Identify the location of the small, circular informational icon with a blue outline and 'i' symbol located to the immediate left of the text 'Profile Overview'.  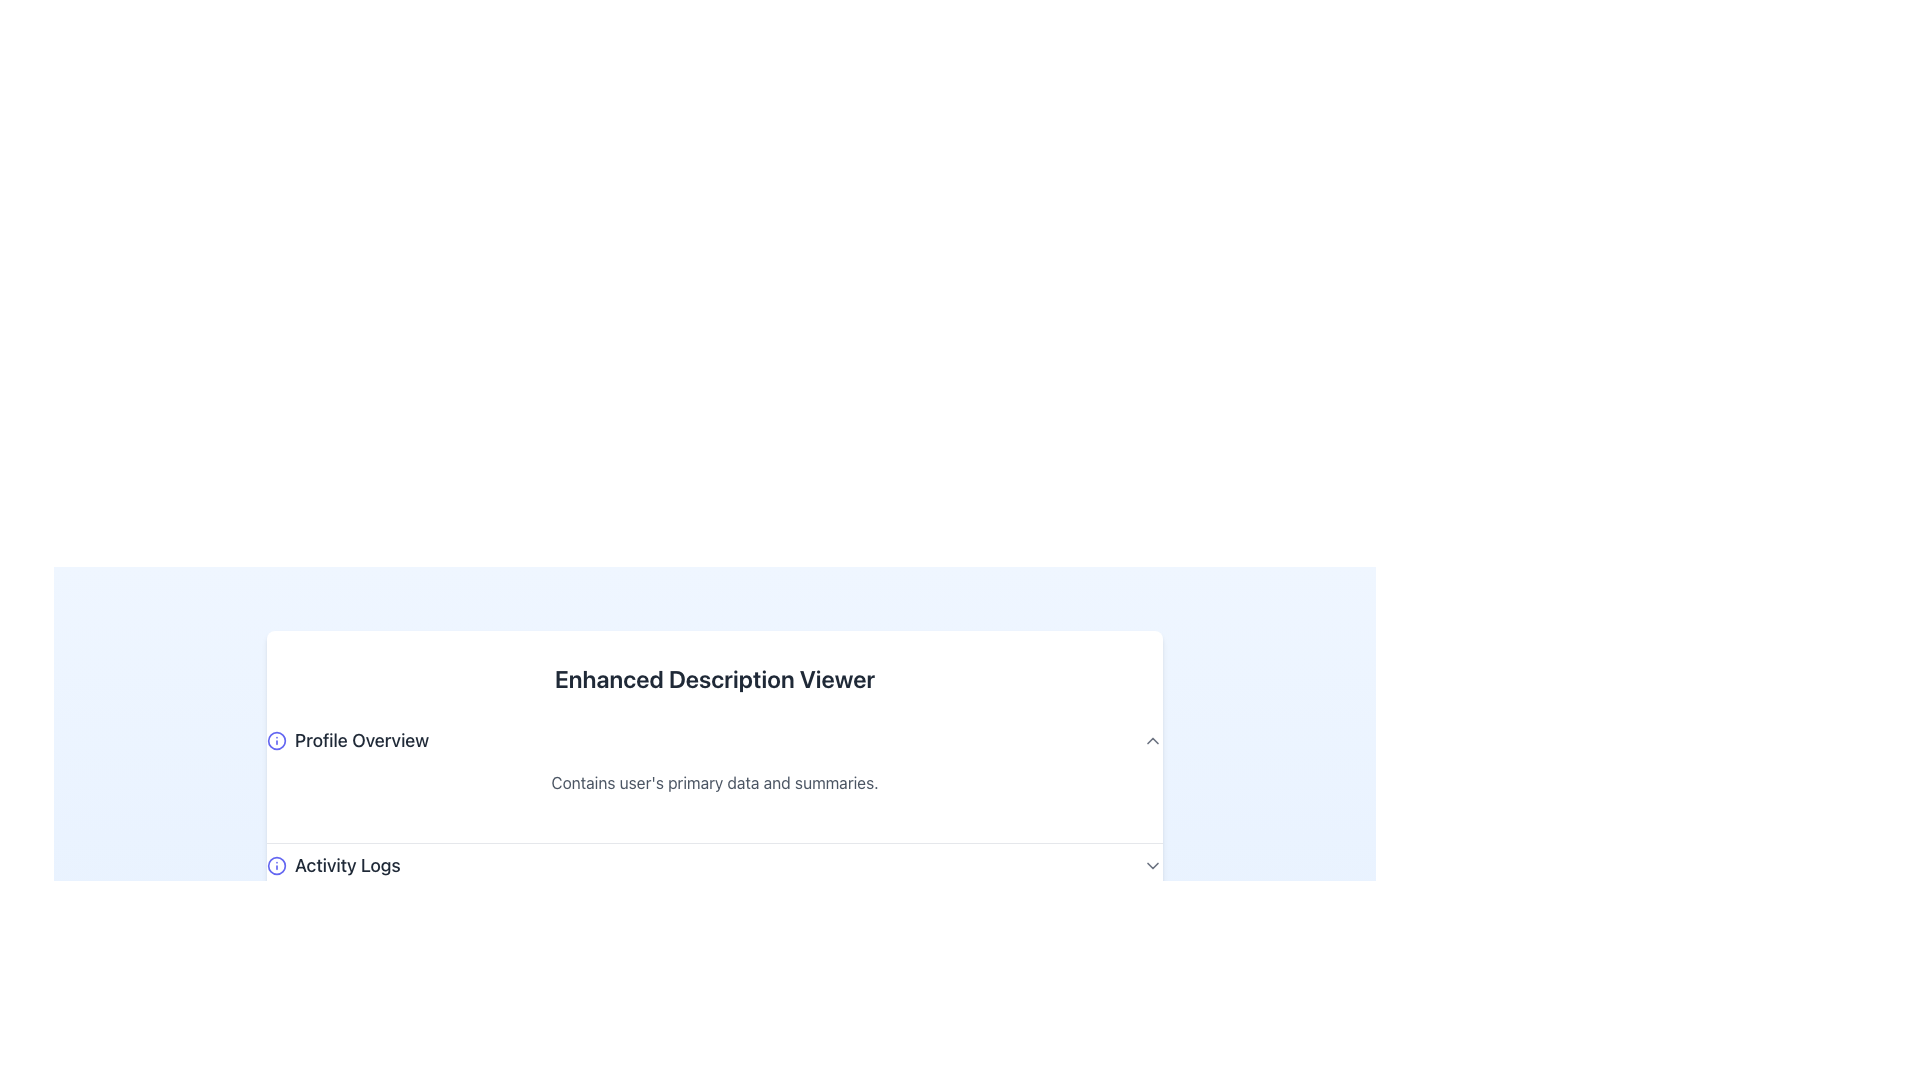
(276, 740).